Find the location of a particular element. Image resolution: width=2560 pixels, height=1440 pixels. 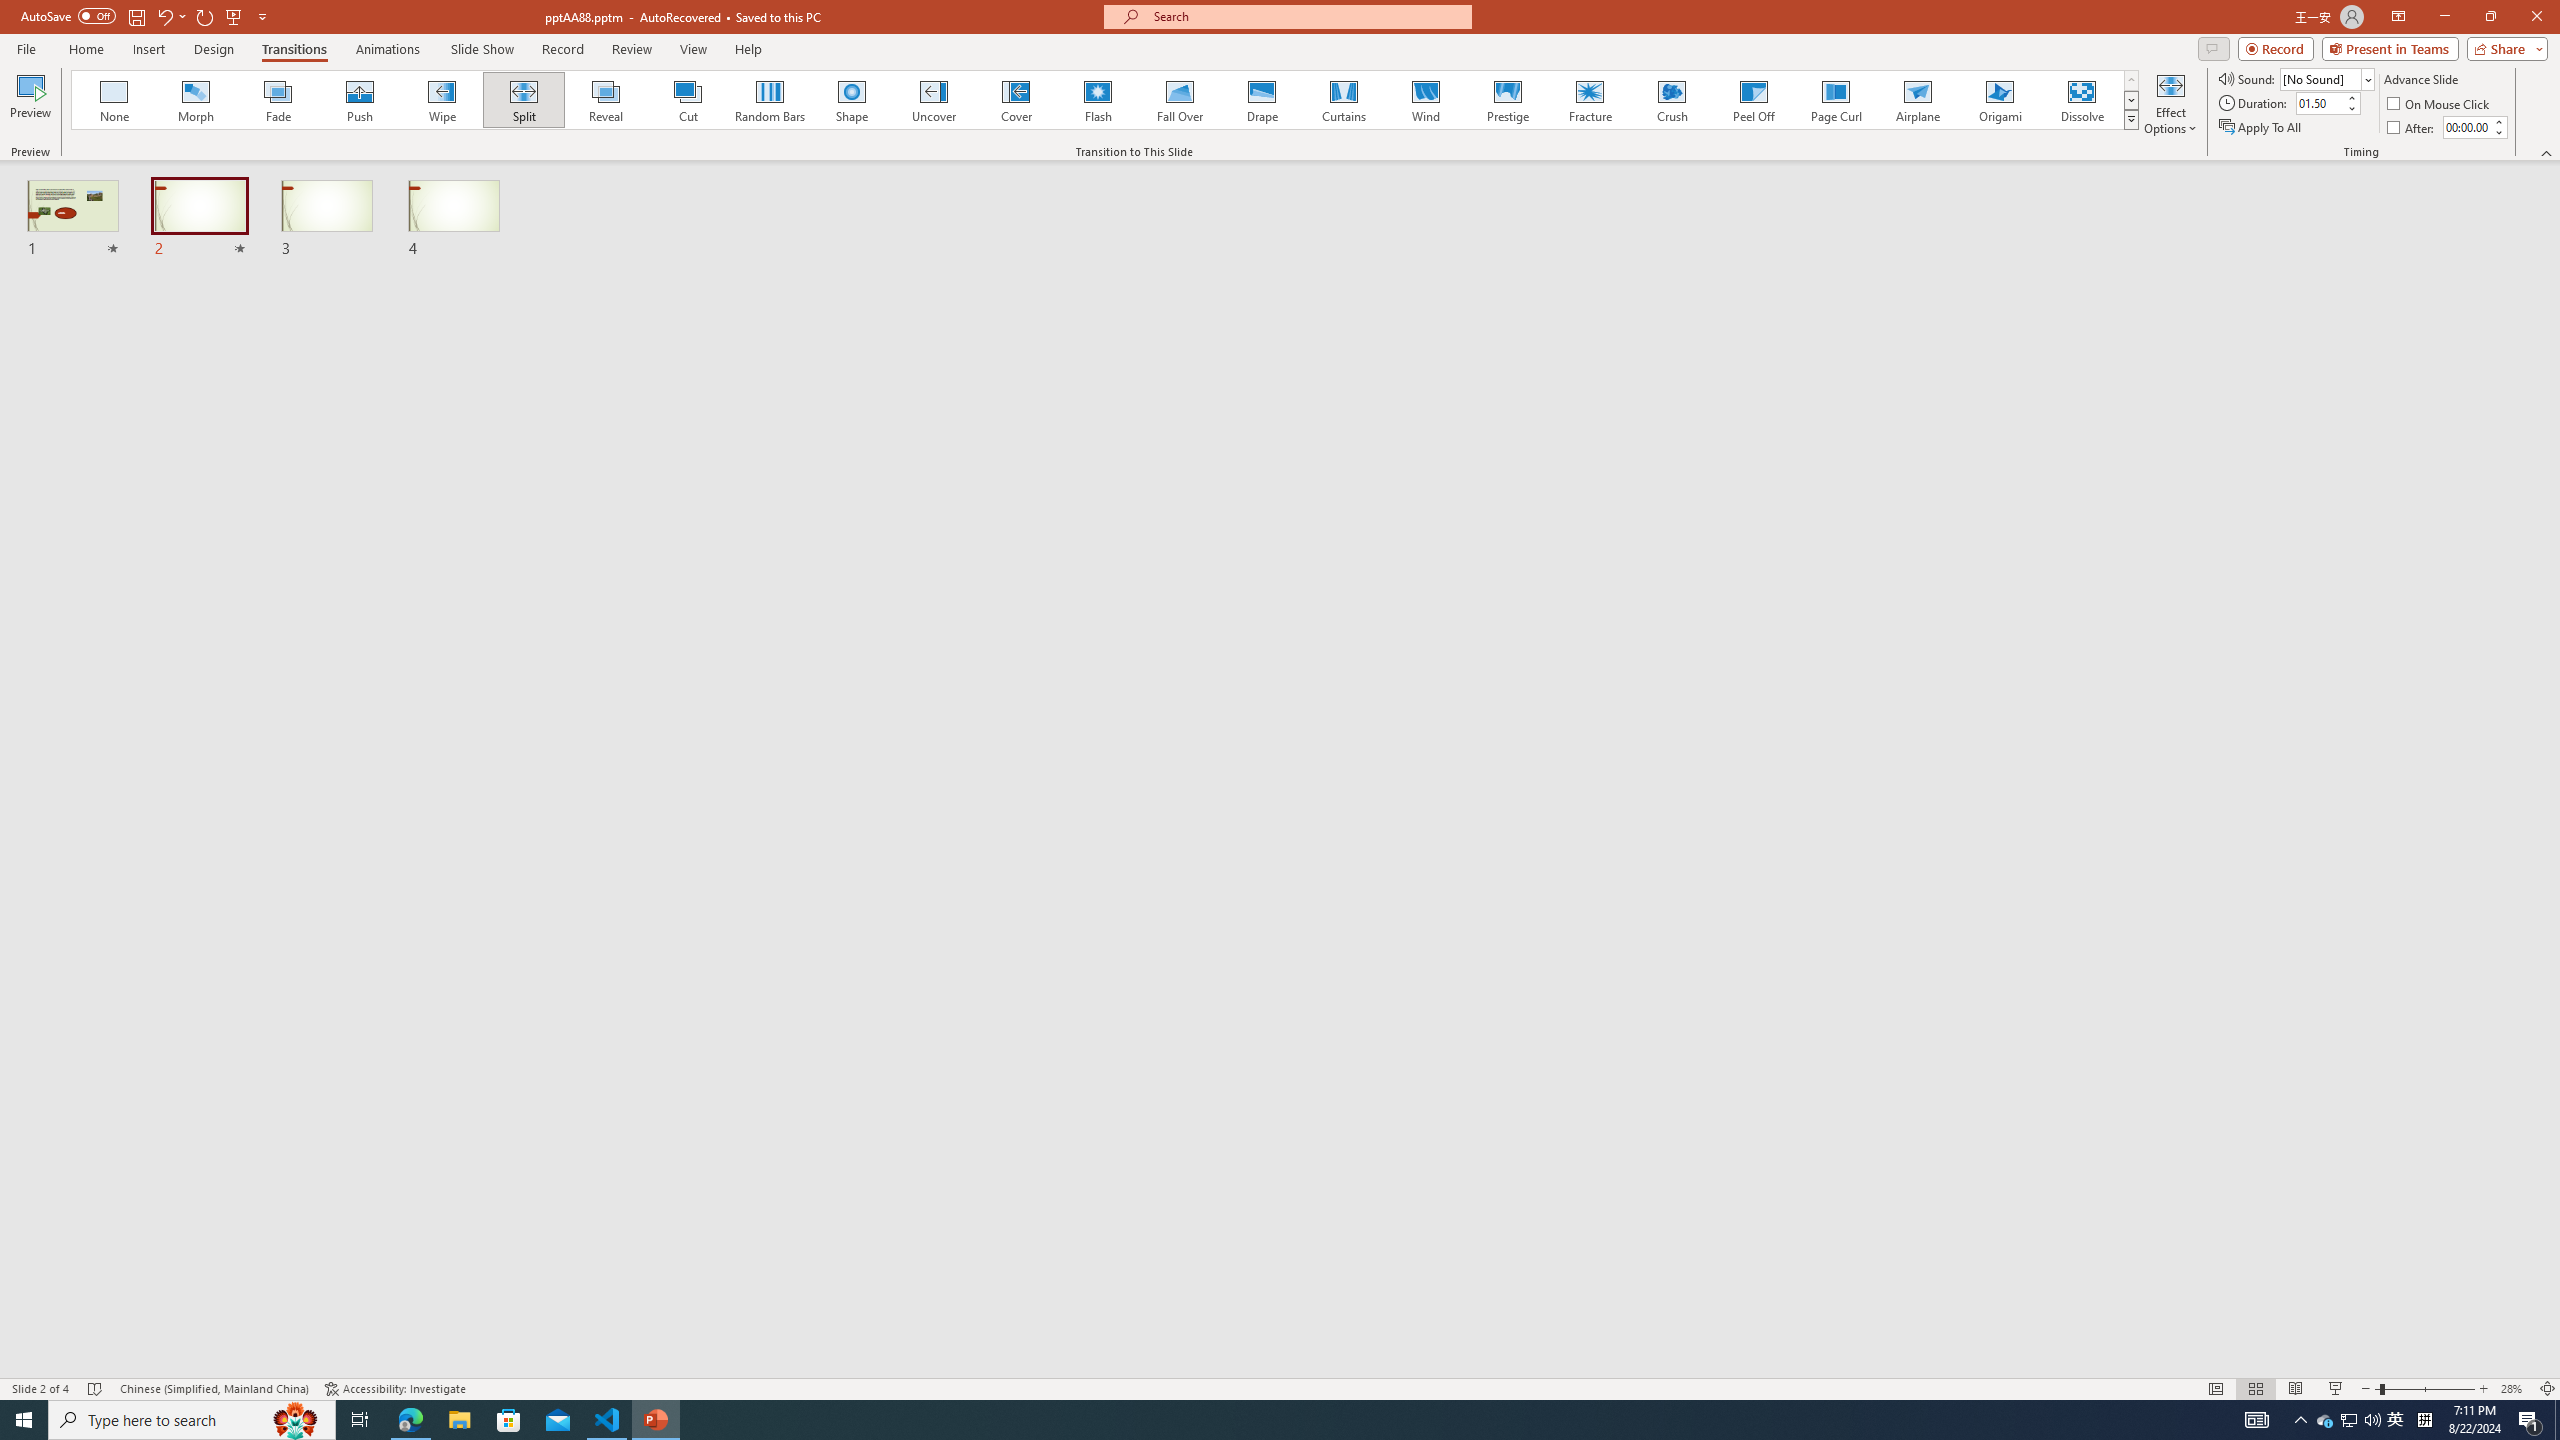

'Duration' is located at coordinates (2319, 102).